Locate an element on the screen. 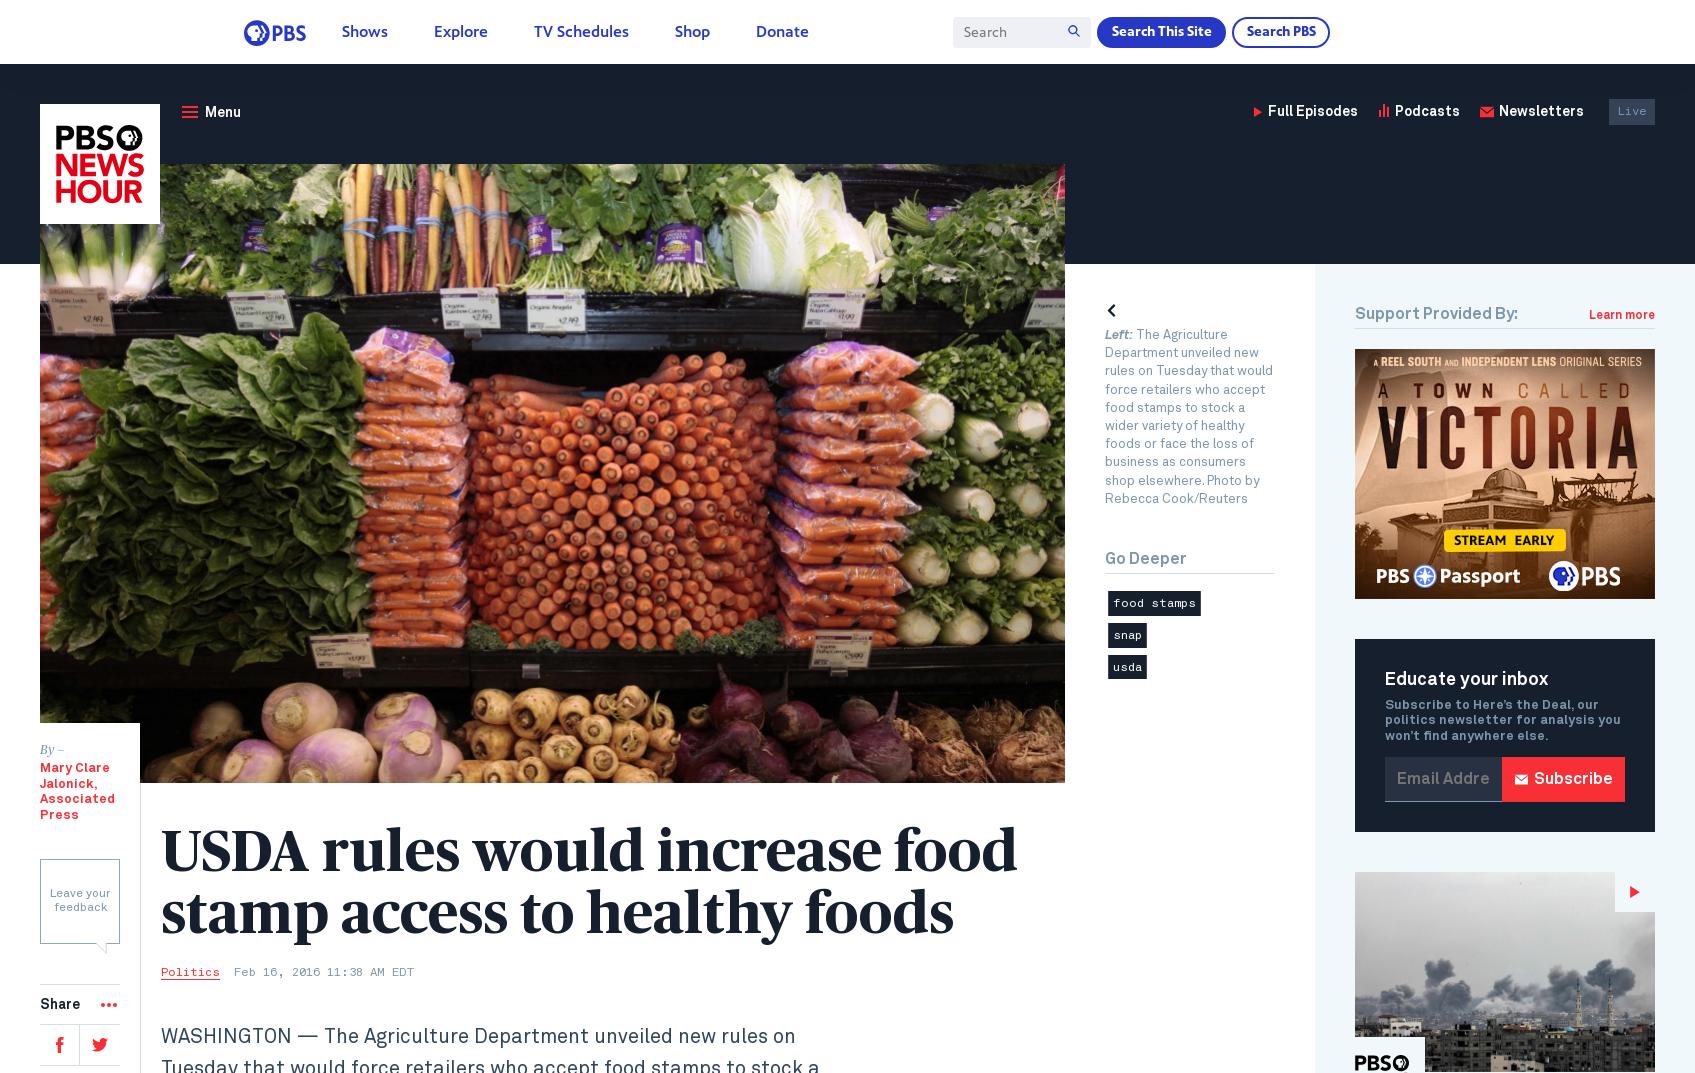 This screenshot has height=1073, width=1695. 'Live' is located at coordinates (1630, 112).